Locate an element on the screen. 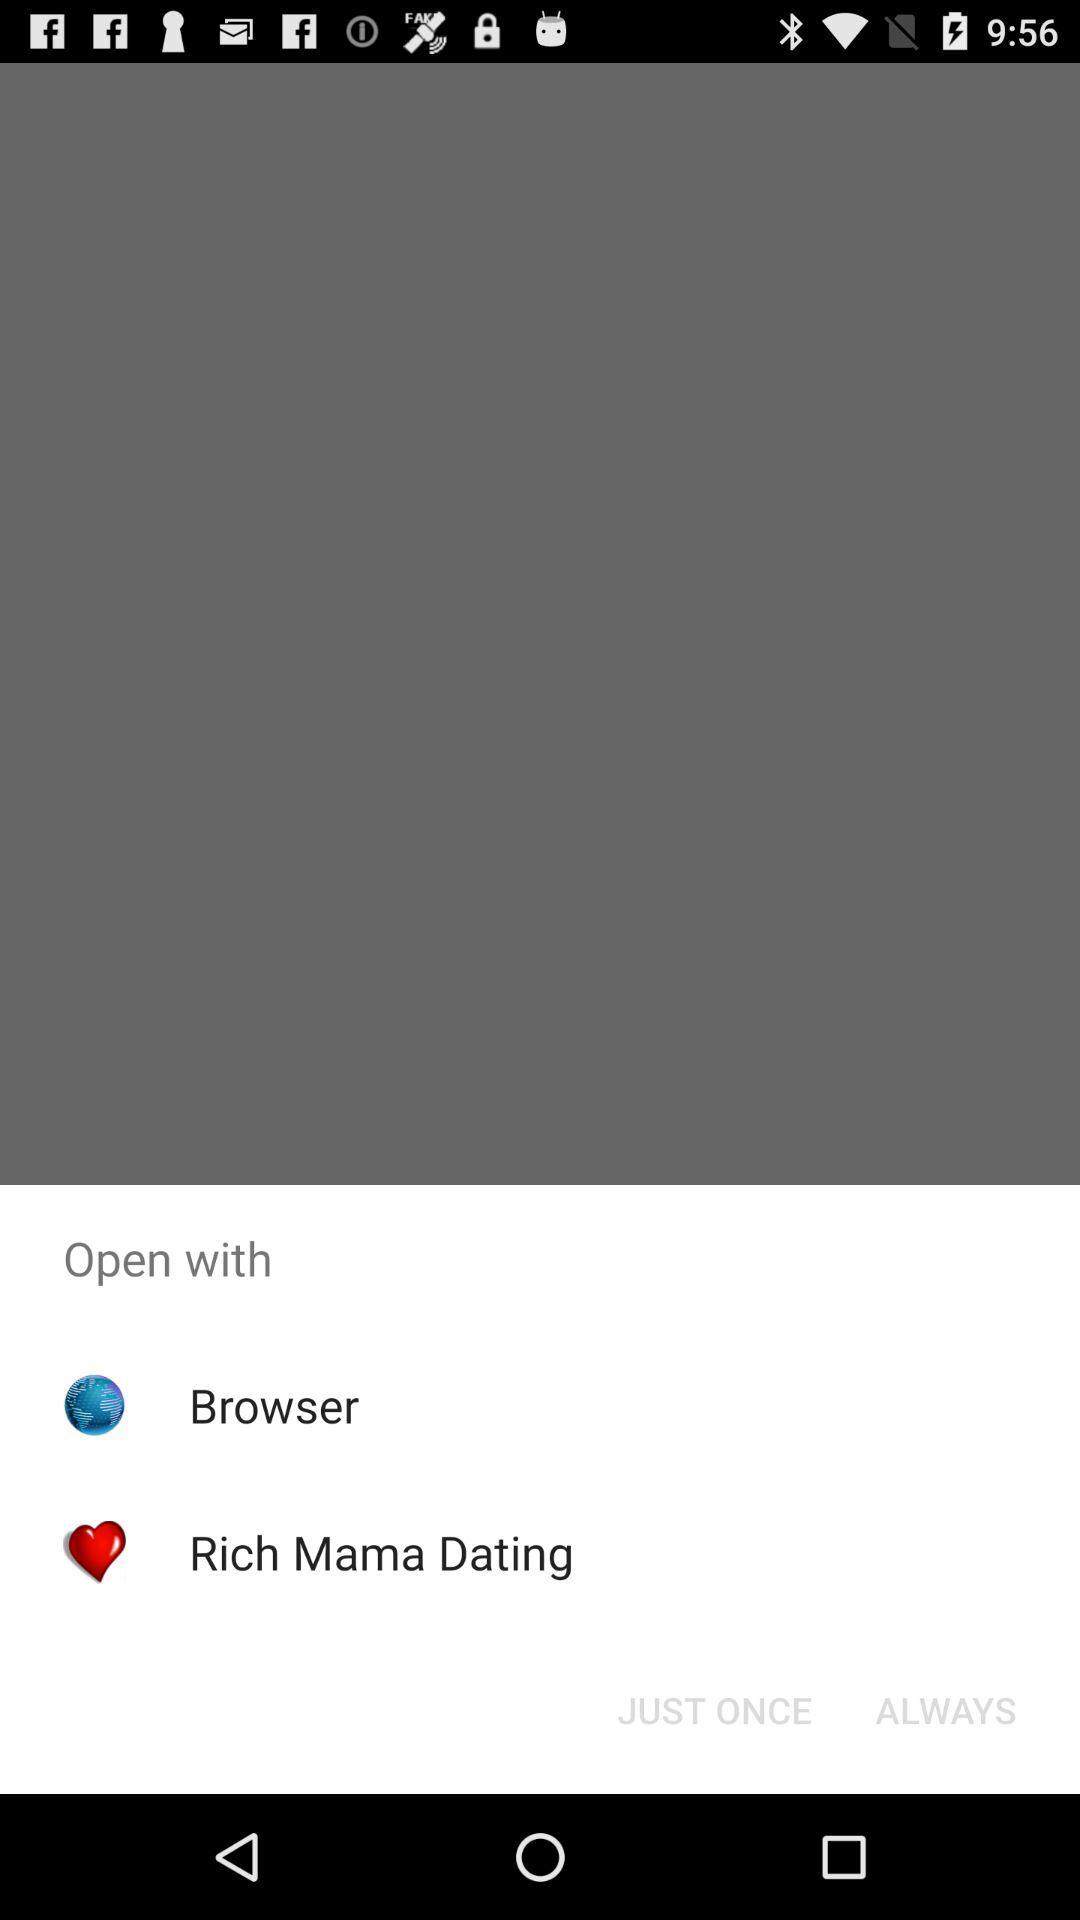 The height and width of the screenshot is (1920, 1080). the button next to always is located at coordinates (713, 1708).